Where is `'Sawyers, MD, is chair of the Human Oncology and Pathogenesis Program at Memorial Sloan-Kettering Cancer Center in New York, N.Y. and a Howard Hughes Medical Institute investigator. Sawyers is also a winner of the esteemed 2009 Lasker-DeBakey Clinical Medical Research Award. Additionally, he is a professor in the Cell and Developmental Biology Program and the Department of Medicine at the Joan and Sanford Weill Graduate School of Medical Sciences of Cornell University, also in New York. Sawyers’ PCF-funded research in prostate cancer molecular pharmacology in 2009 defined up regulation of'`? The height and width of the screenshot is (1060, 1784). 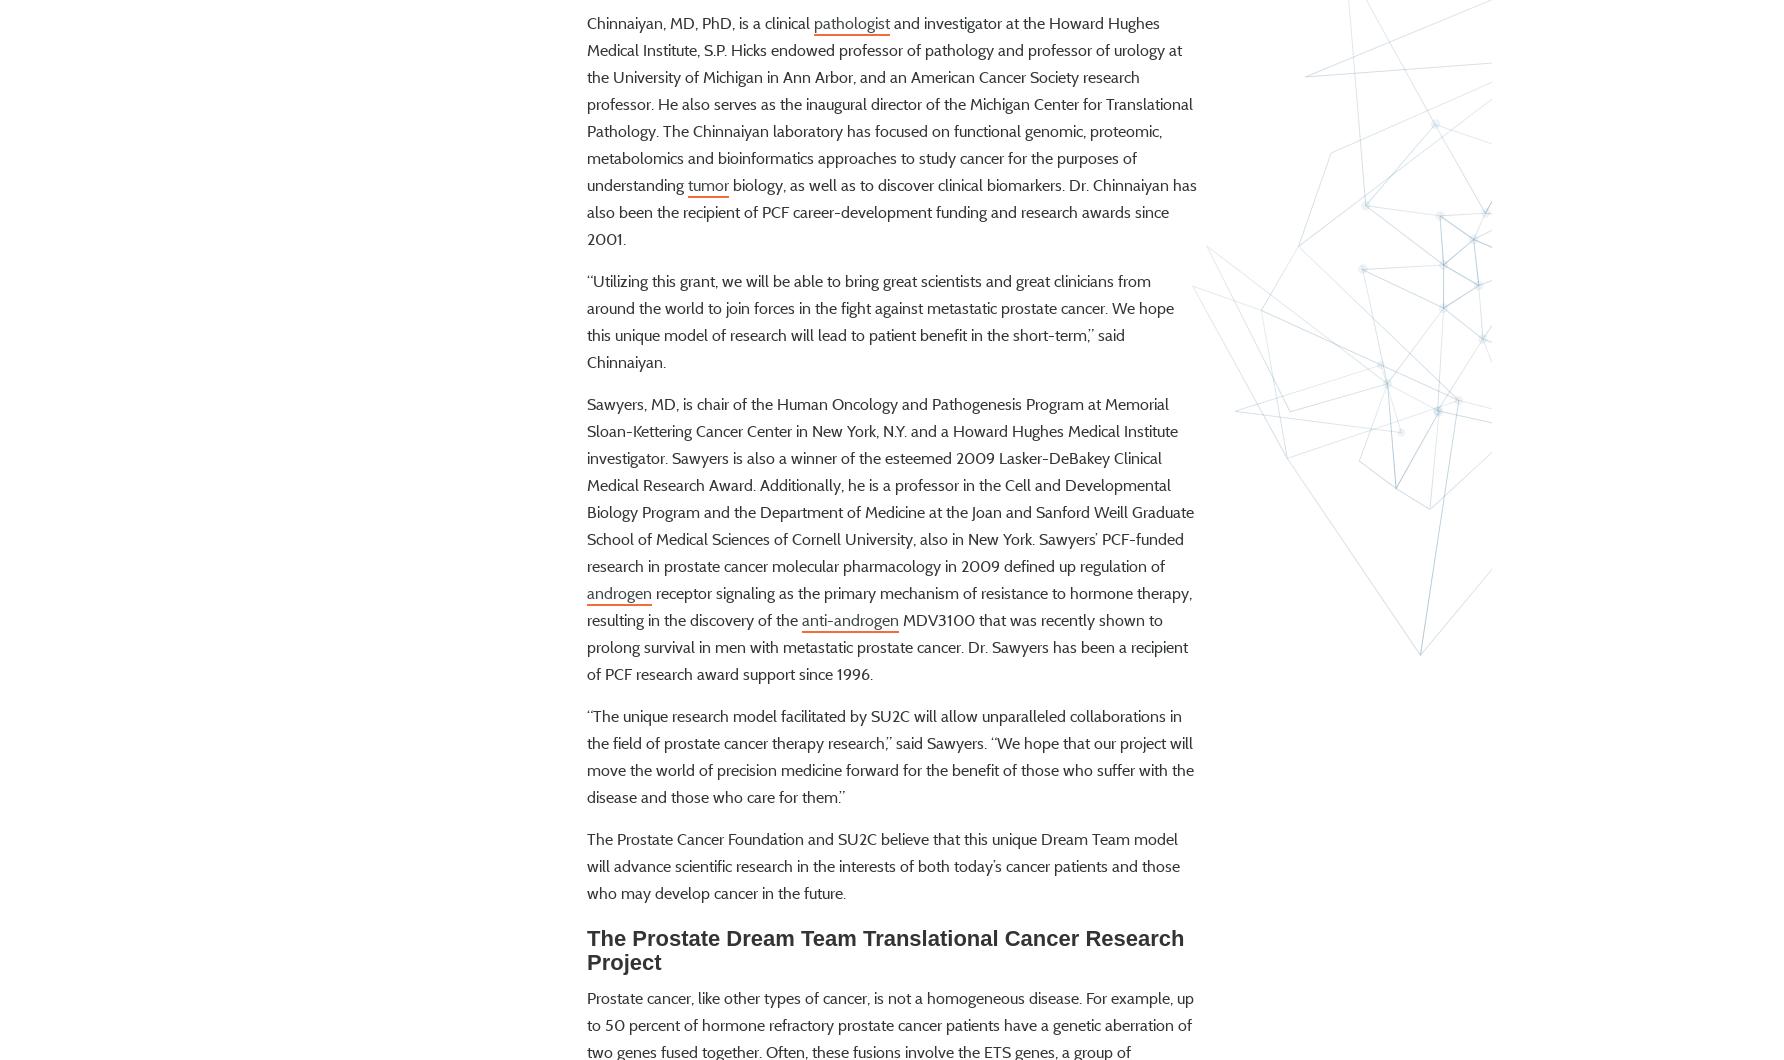
'Sawyers, MD, is chair of the Human Oncology and Pathogenesis Program at Memorial Sloan-Kettering Cancer Center in New York, N.Y. and a Howard Hughes Medical Institute investigator. Sawyers is also a winner of the esteemed 2009 Lasker-DeBakey Clinical Medical Research Award. Additionally, he is a professor in the Cell and Developmental Biology Program and the Department of Medicine at the Joan and Sanford Weill Graduate School of Medical Sciences of Cornell University, also in New York. Sawyers’ PCF-funded research in prostate cancer molecular pharmacology in 2009 defined up regulation of' is located at coordinates (889, 541).